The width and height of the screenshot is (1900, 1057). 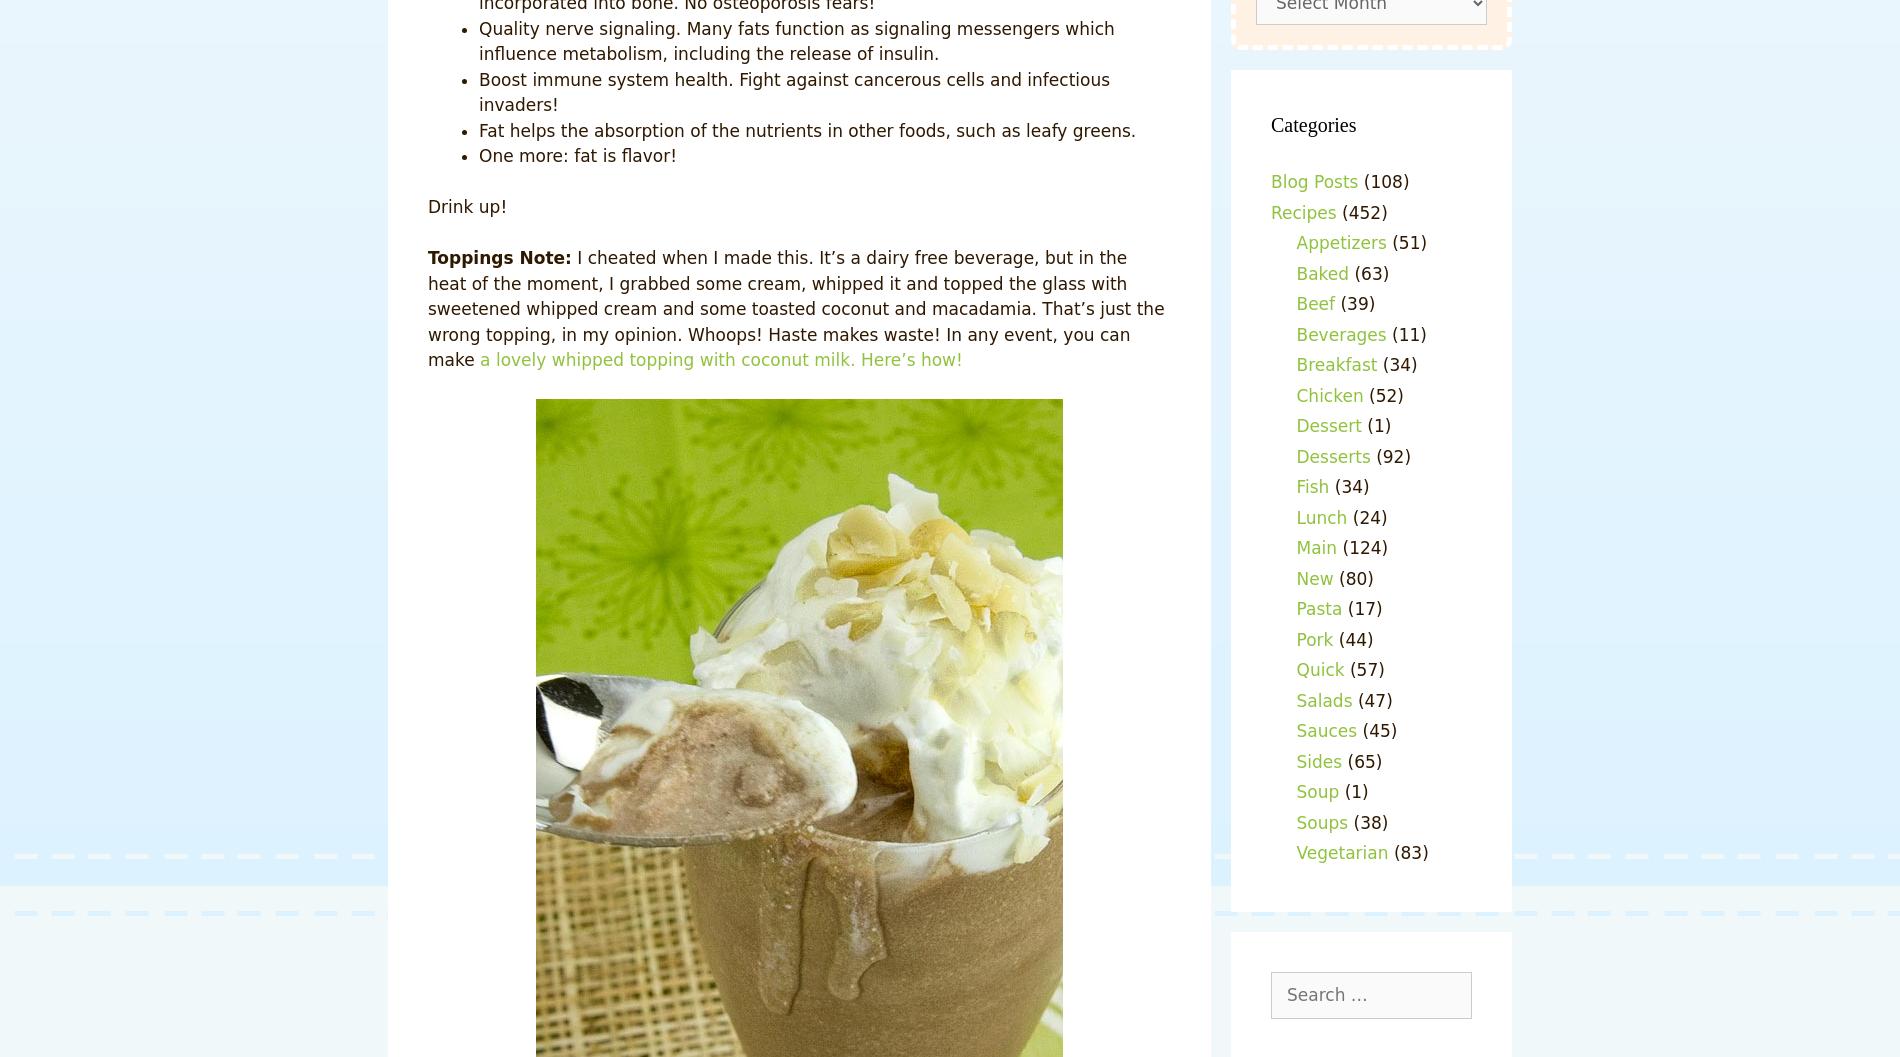 What do you see at coordinates (1294, 455) in the screenshot?
I see `'Desserts'` at bounding box center [1294, 455].